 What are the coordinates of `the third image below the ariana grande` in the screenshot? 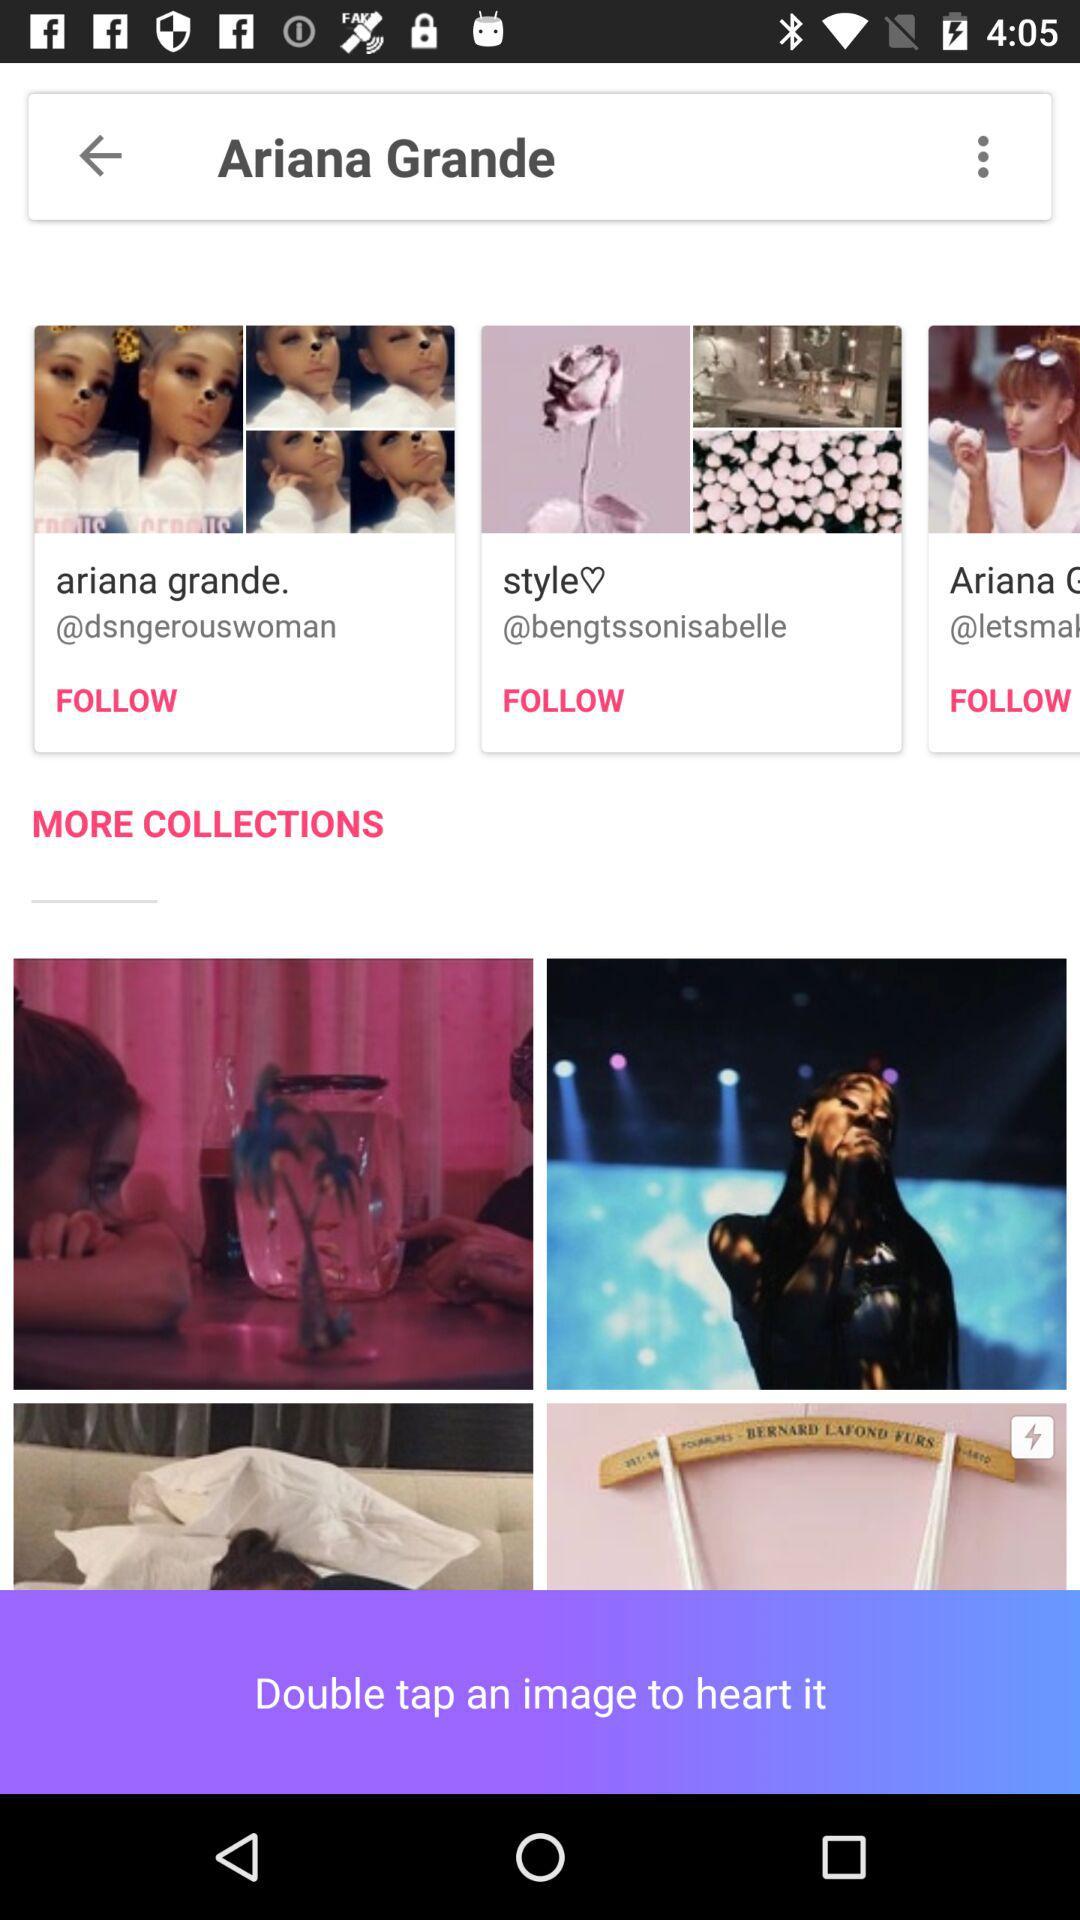 It's located at (1004, 538).